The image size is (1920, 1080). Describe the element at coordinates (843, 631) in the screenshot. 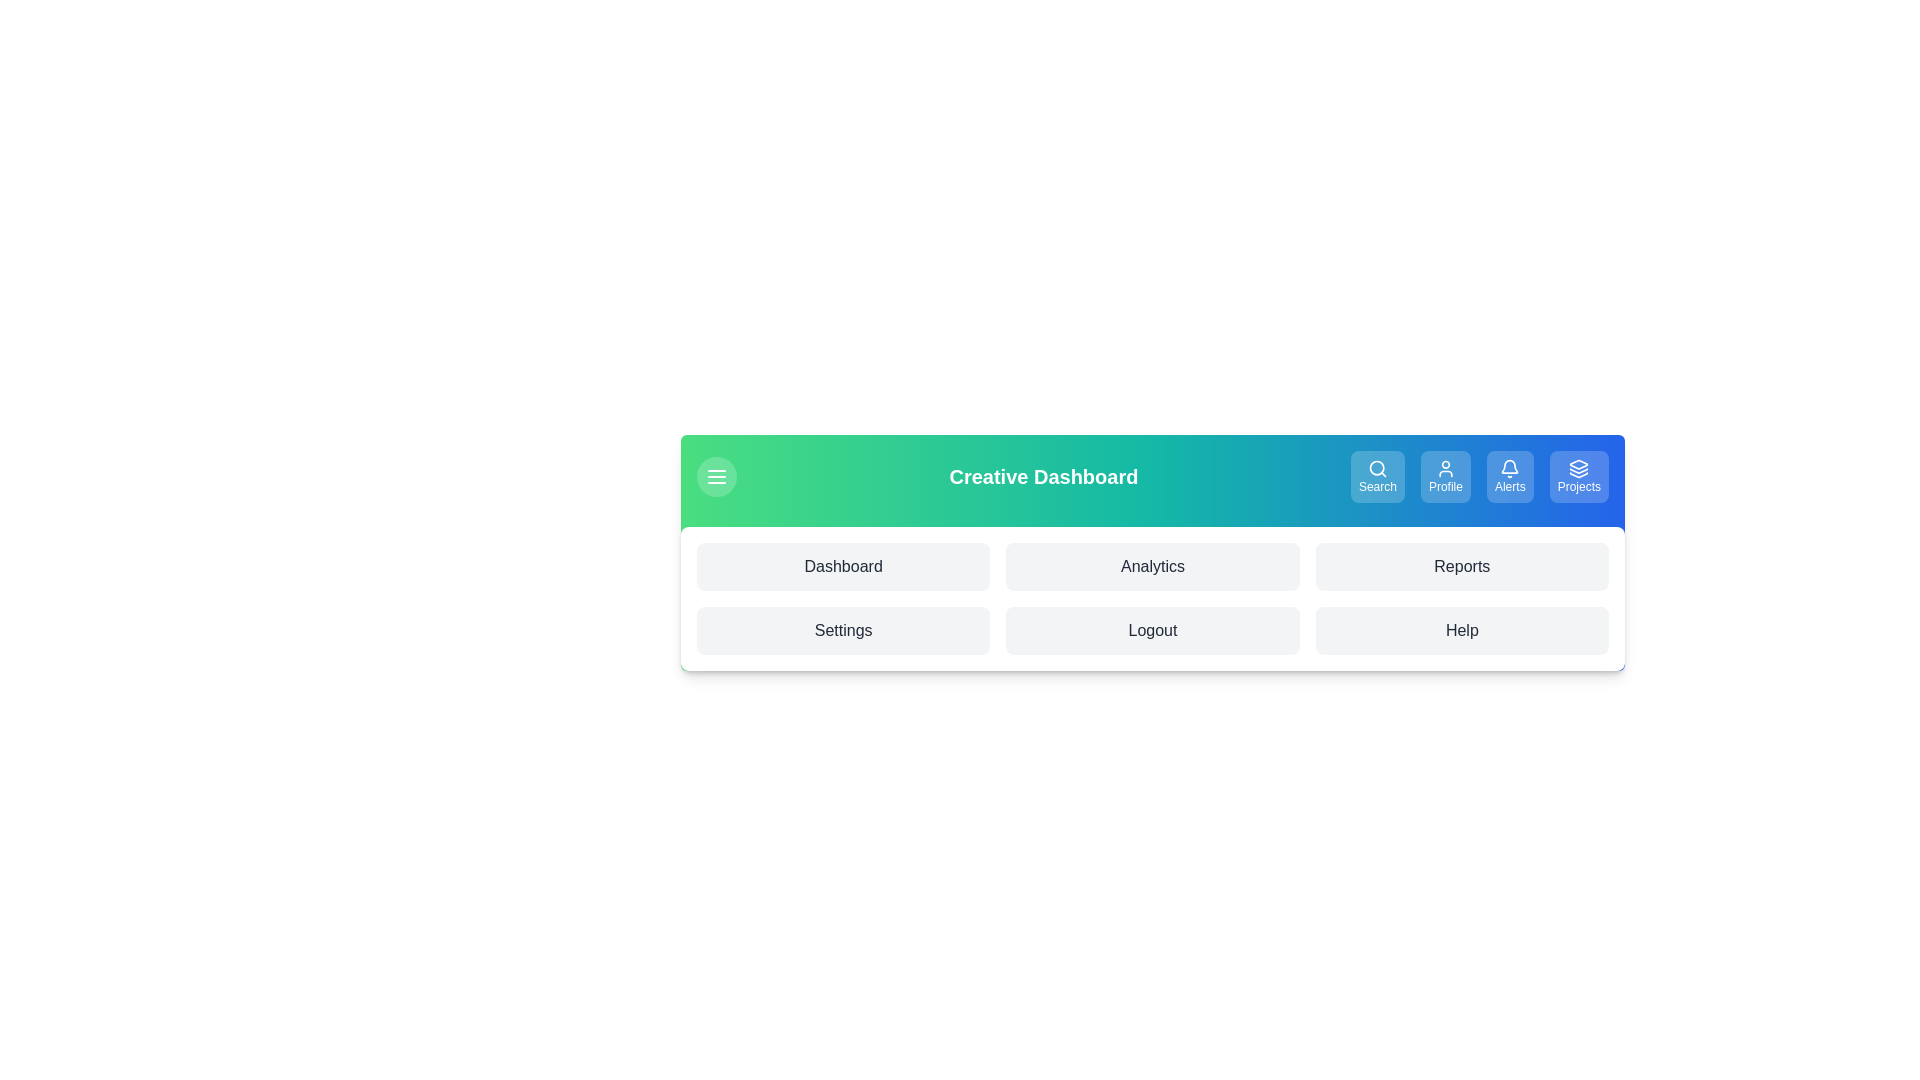

I see `the menu item labeled Settings` at that location.